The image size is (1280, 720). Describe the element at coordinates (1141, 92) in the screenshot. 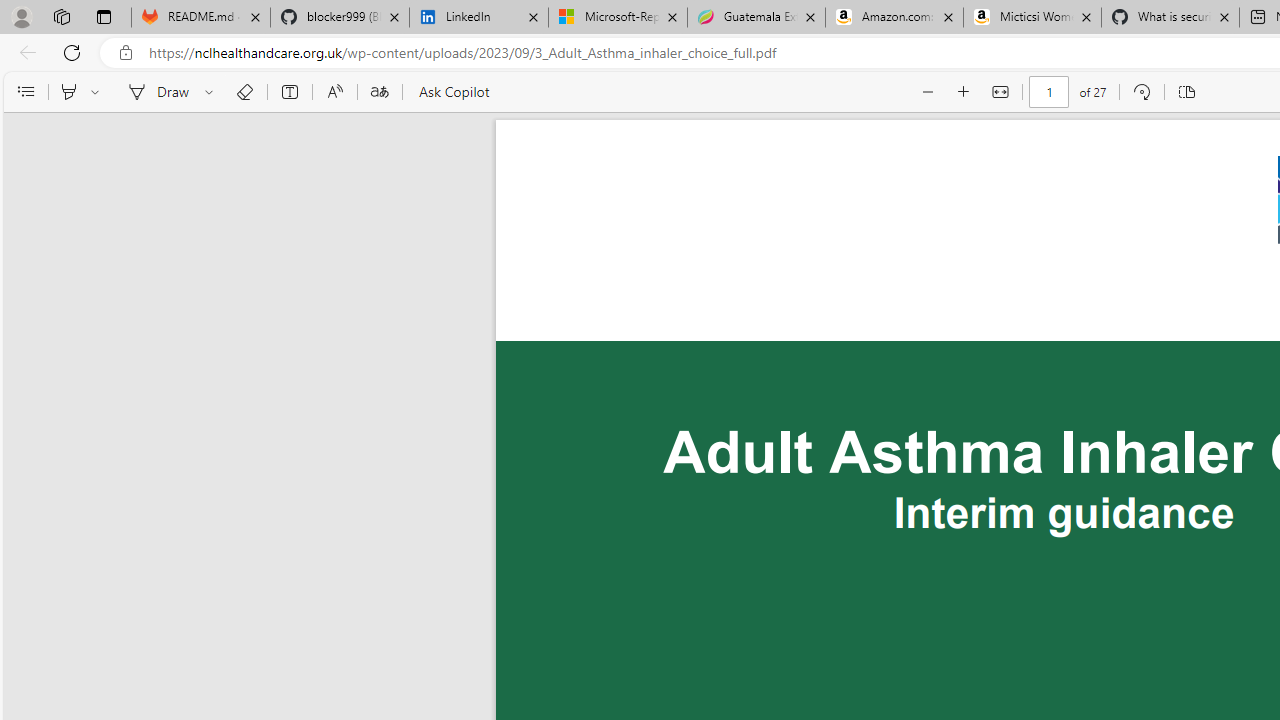

I see `'Rotate (Ctrl+])'` at that location.